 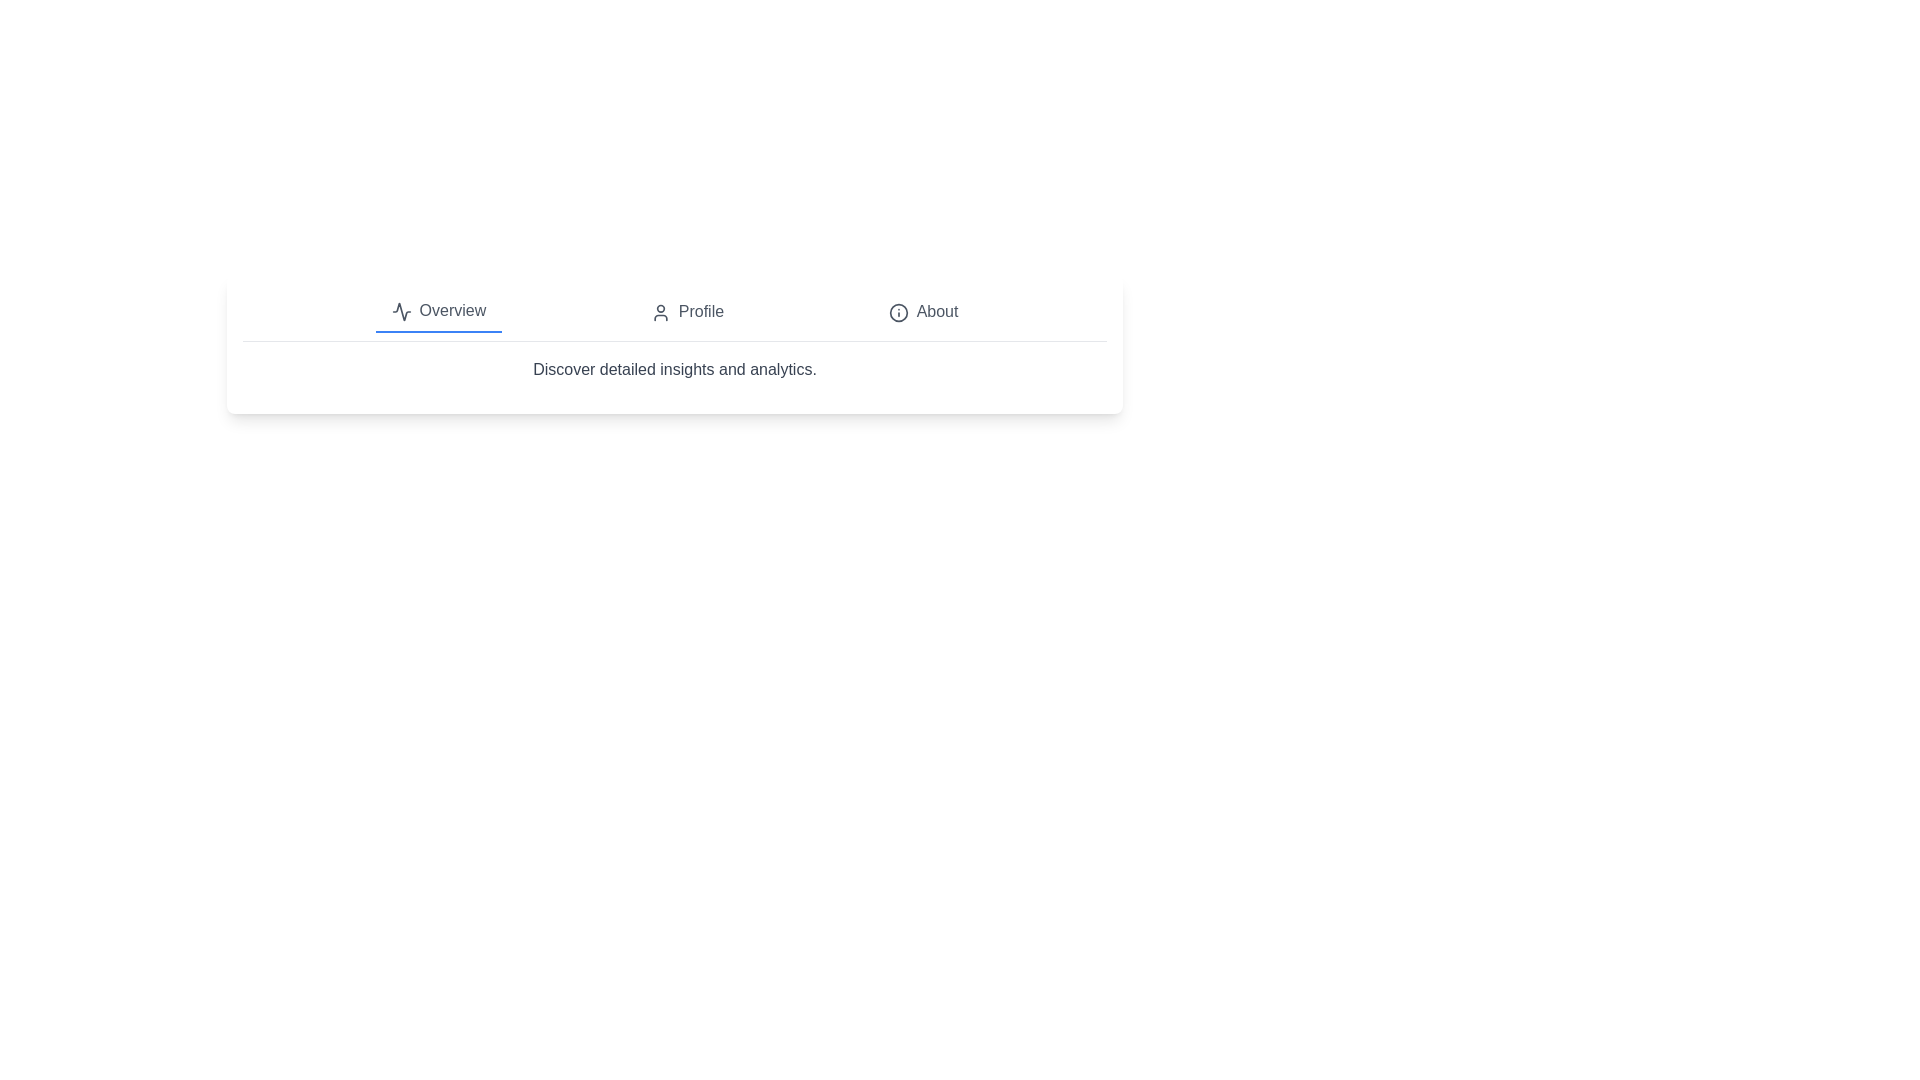 I want to click on the tab labeled Overview, so click(x=437, y=312).